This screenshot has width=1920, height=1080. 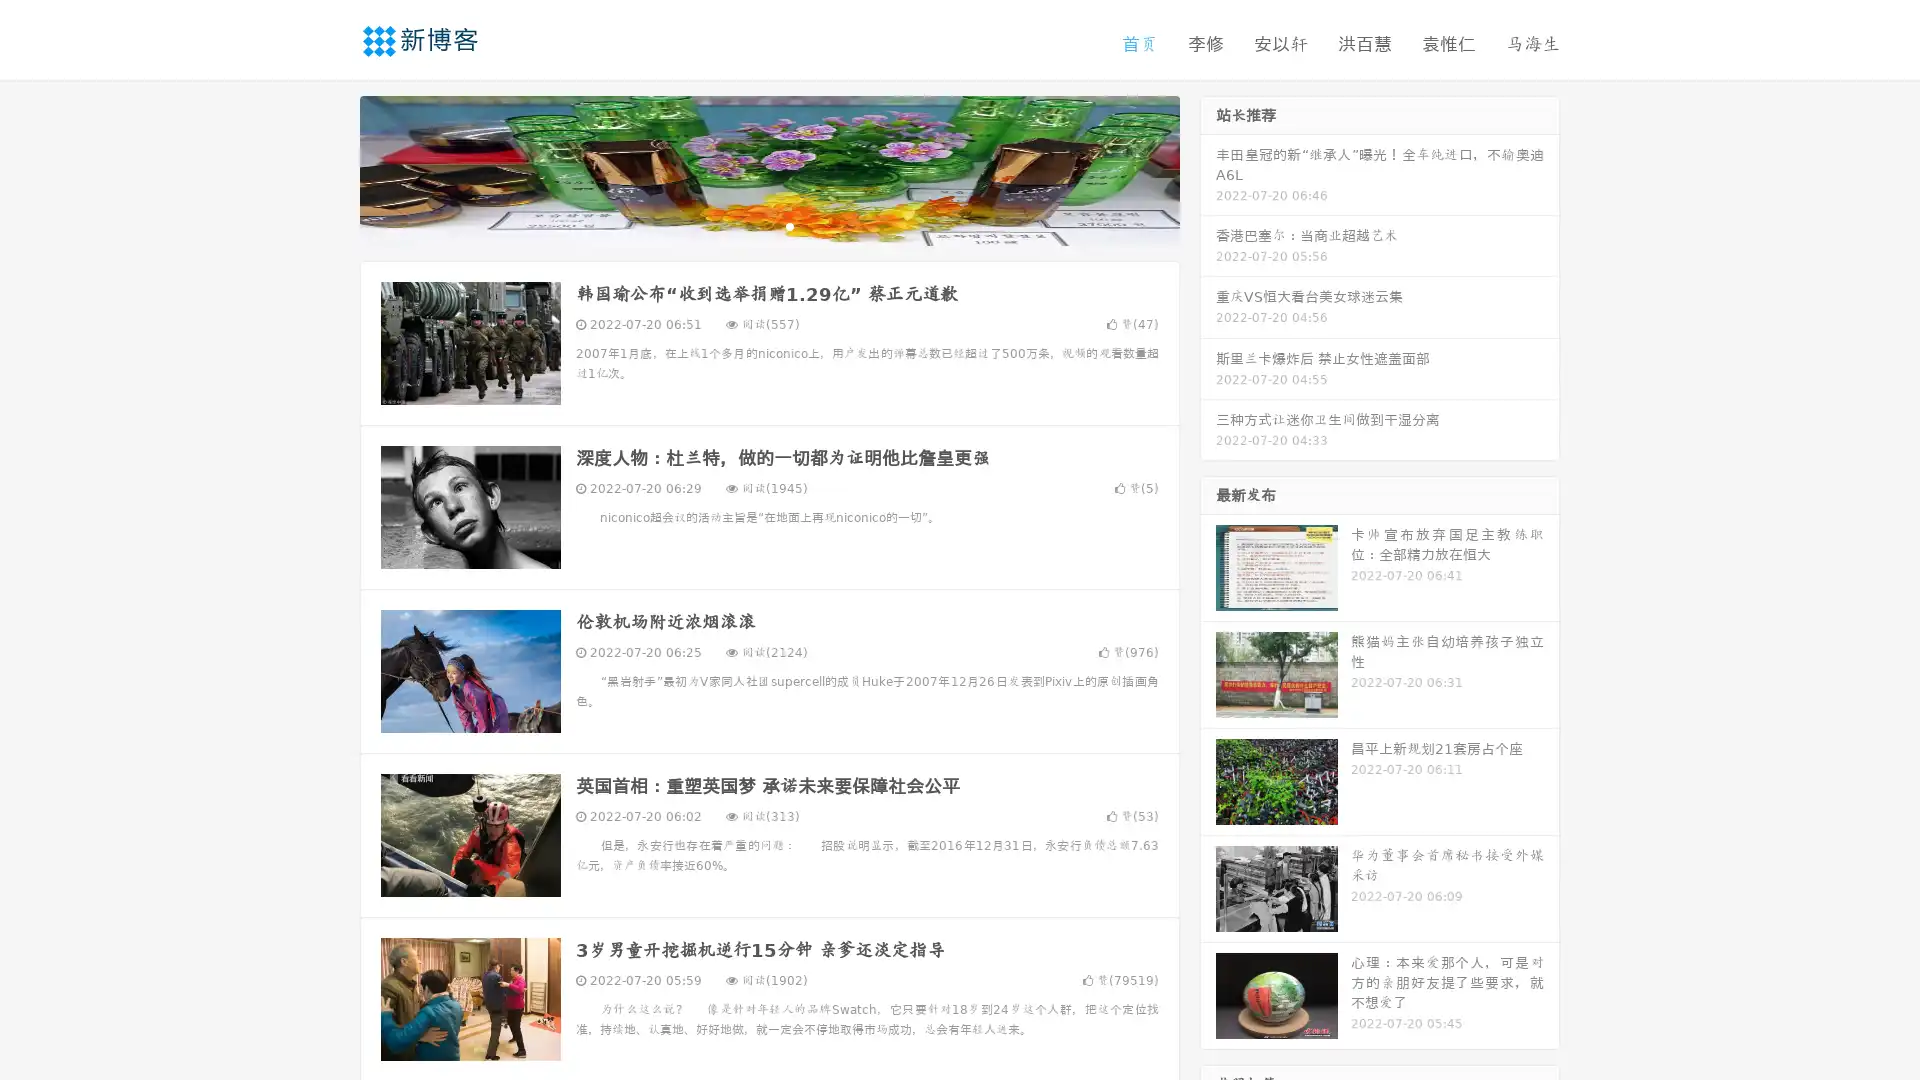 What do you see at coordinates (768, 225) in the screenshot?
I see `Go to slide 2` at bounding box center [768, 225].